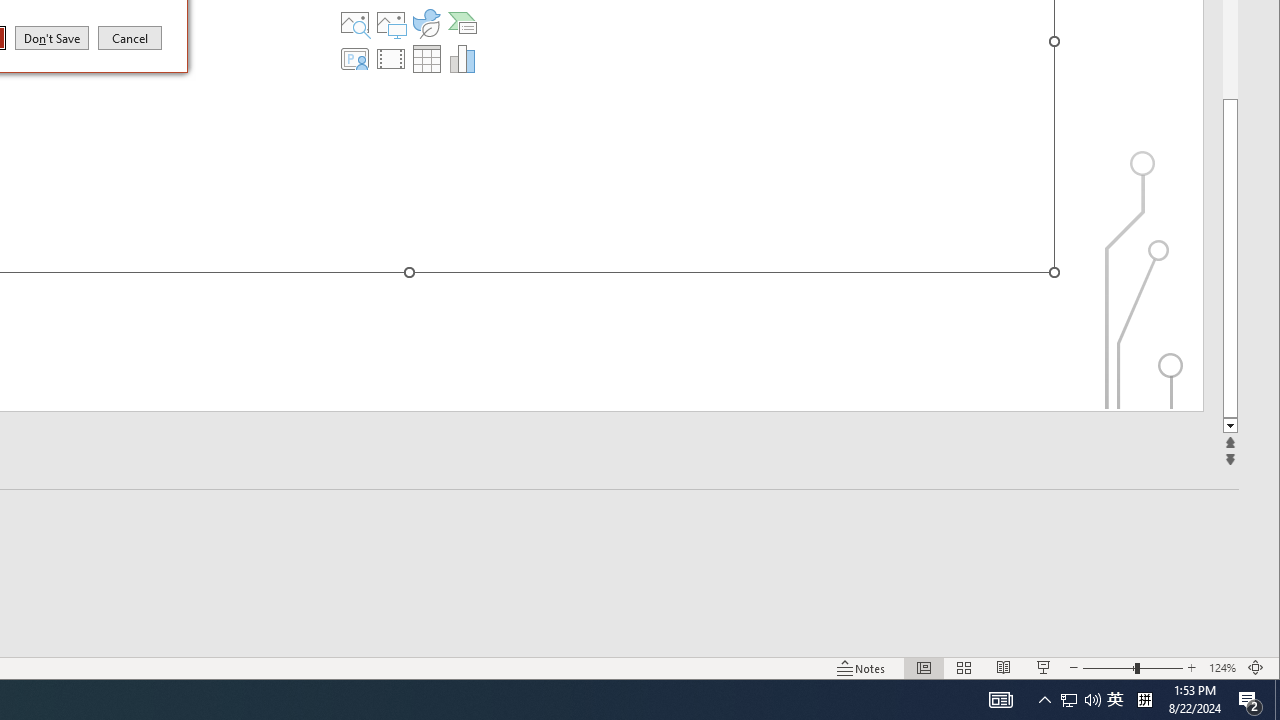  I want to click on 'Insert Cameo', so click(355, 58).